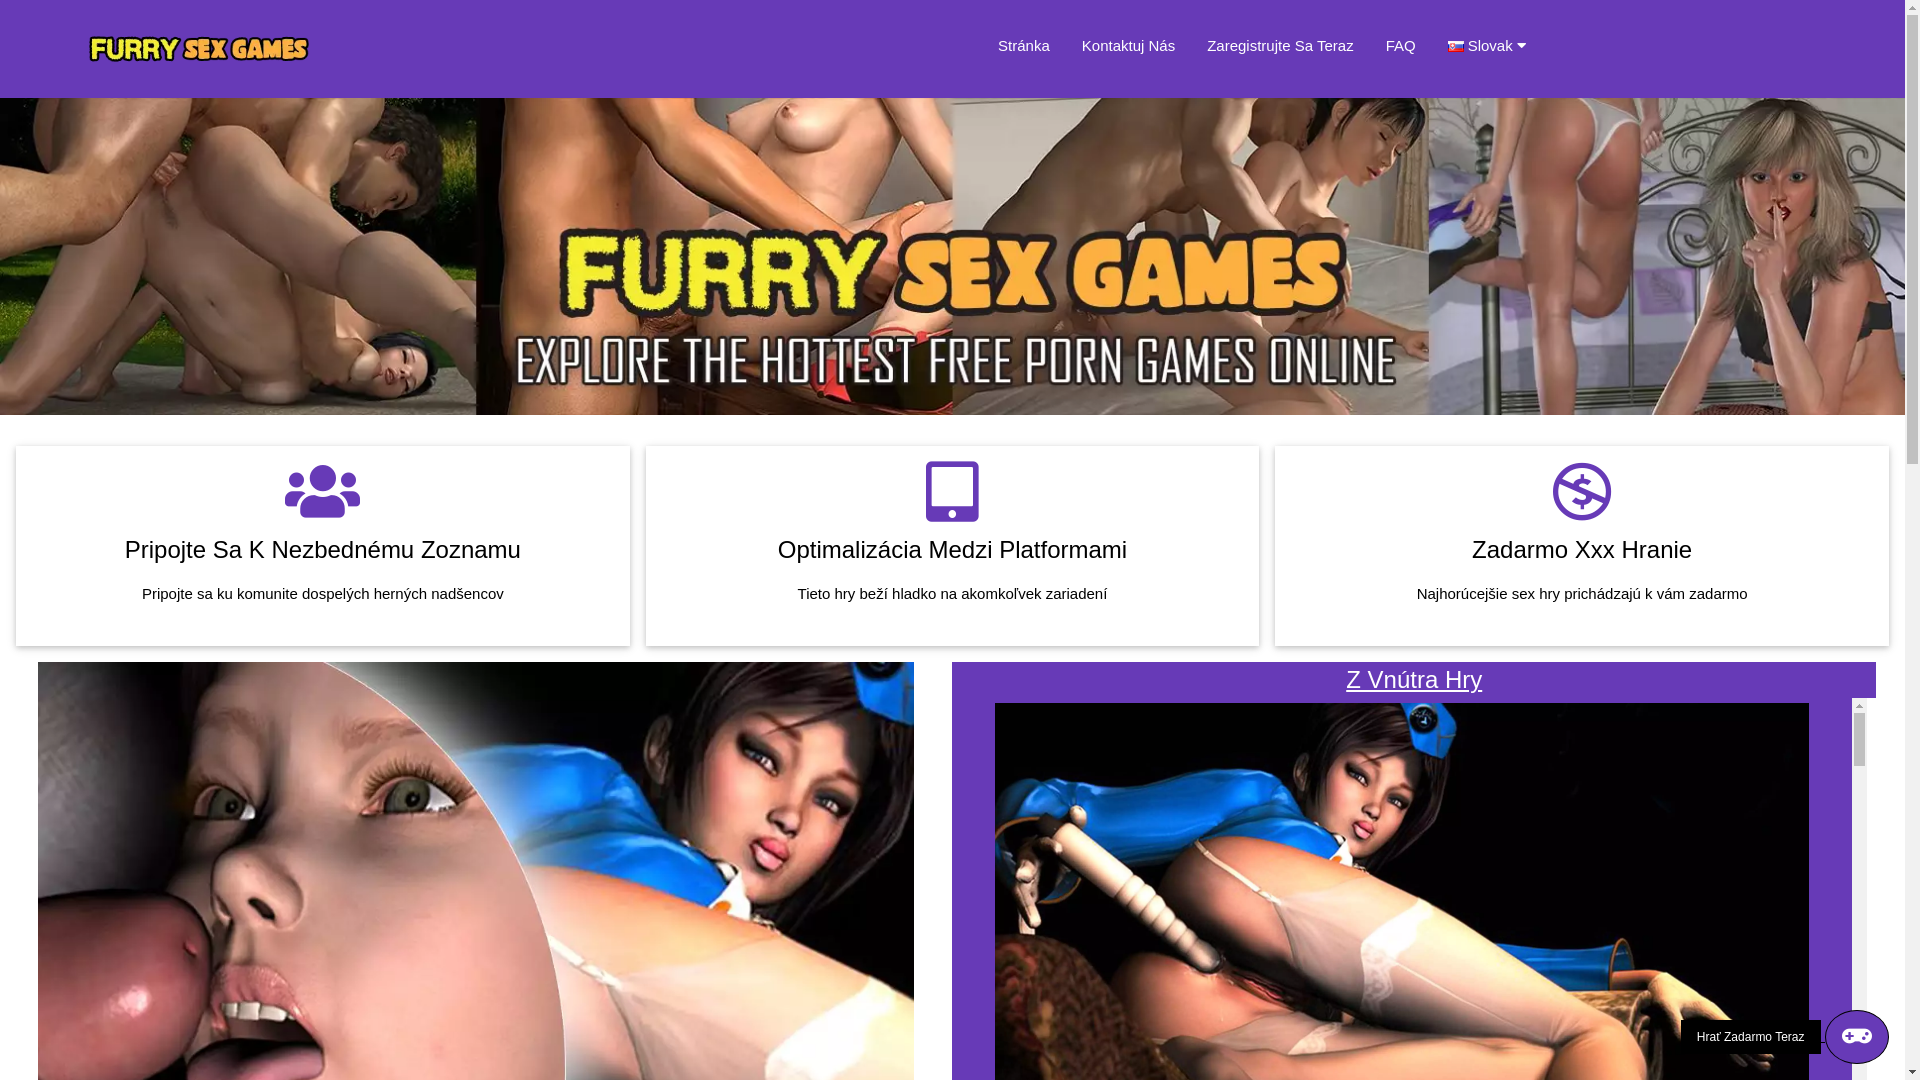  What do you see at coordinates (1280, 45) in the screenshot?
I see `'Zaregistrujte Sa Teraz'` at bounding box center [1280, 45].